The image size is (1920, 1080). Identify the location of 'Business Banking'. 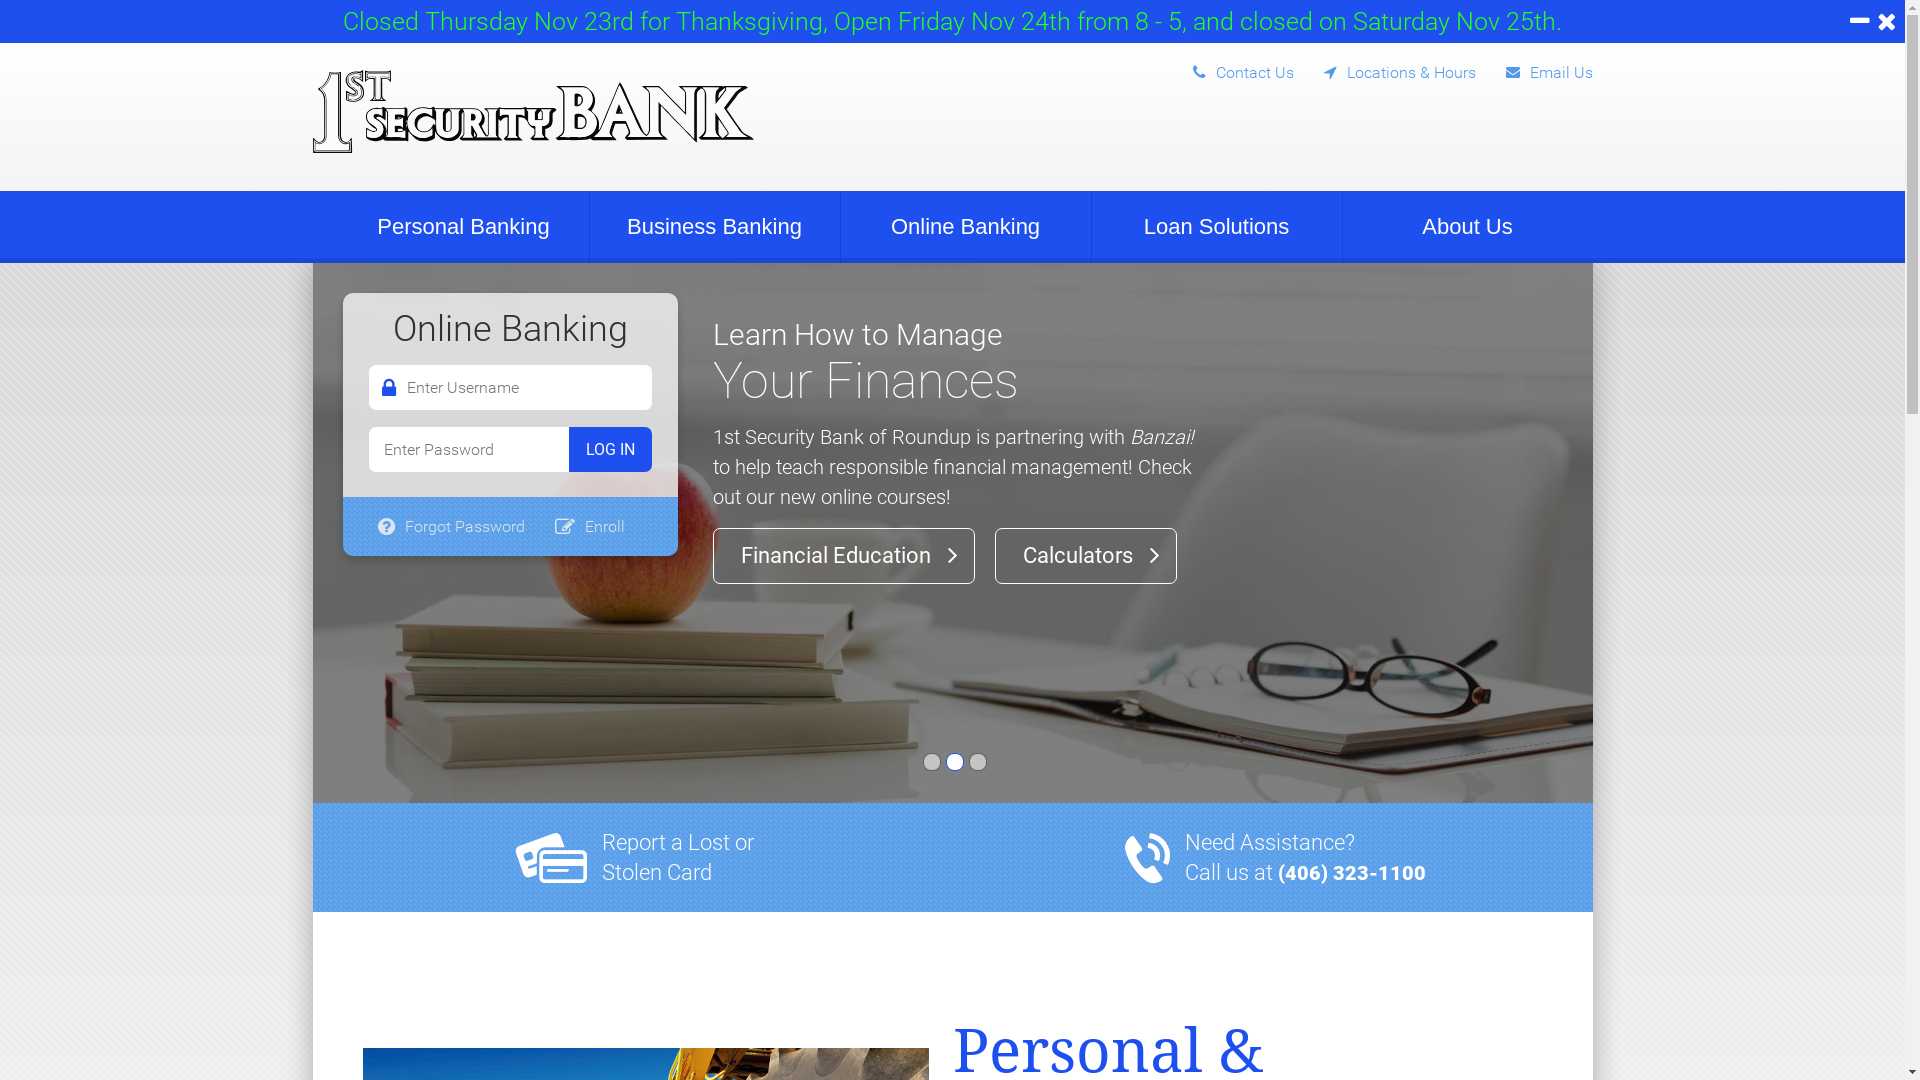
(715, 226).